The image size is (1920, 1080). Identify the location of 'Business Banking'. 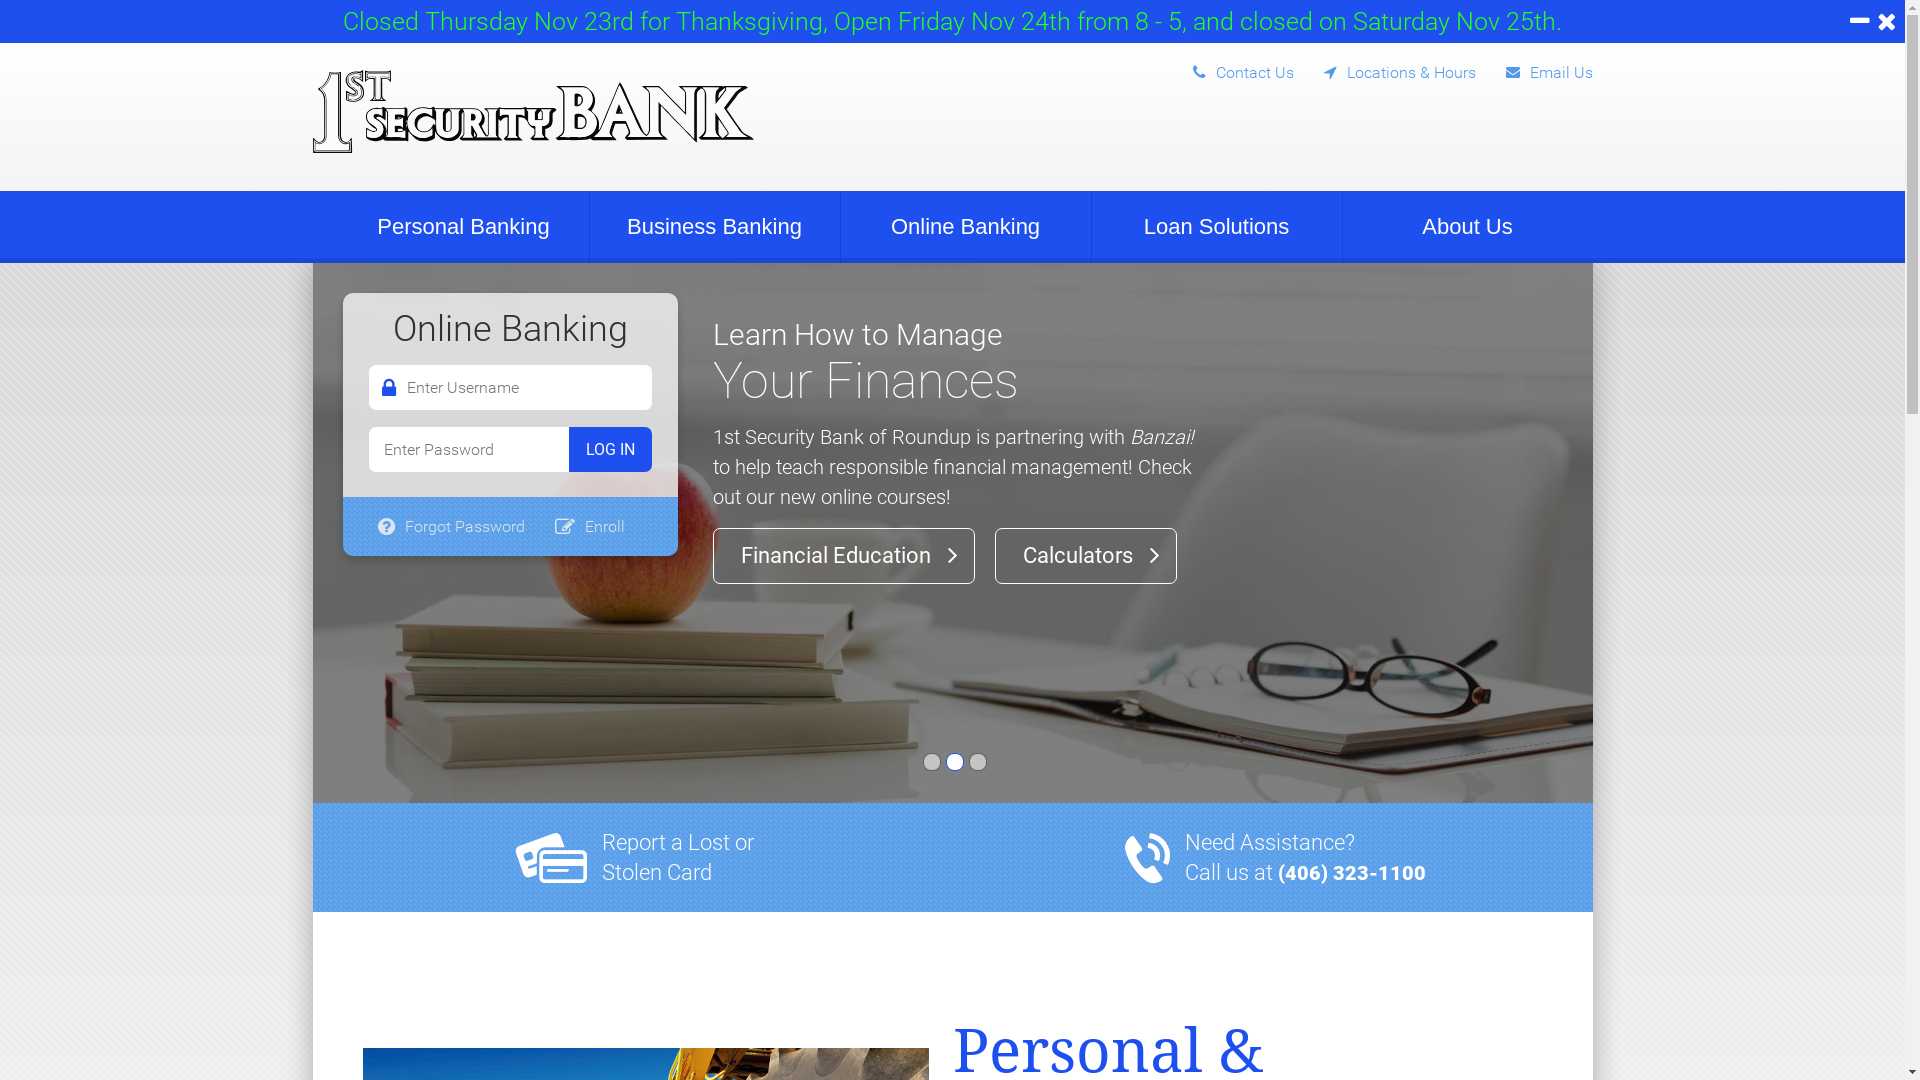
(715, 226).